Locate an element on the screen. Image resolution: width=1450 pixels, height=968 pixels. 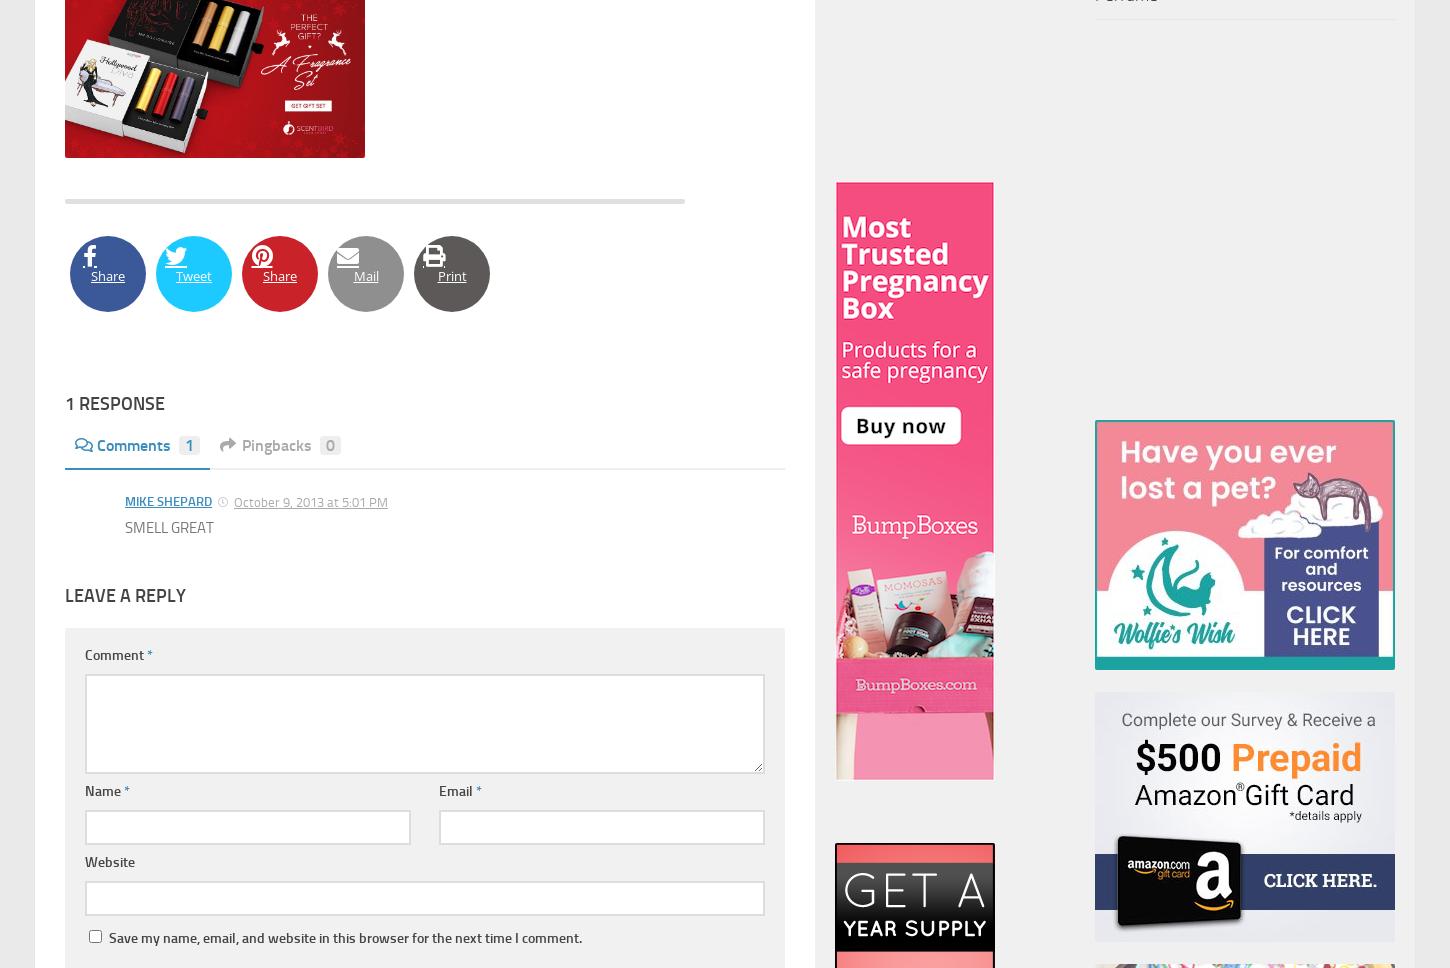
'Save my name, email, and website in this browser for the next time I comment.' is located at coordinates (345, 936).